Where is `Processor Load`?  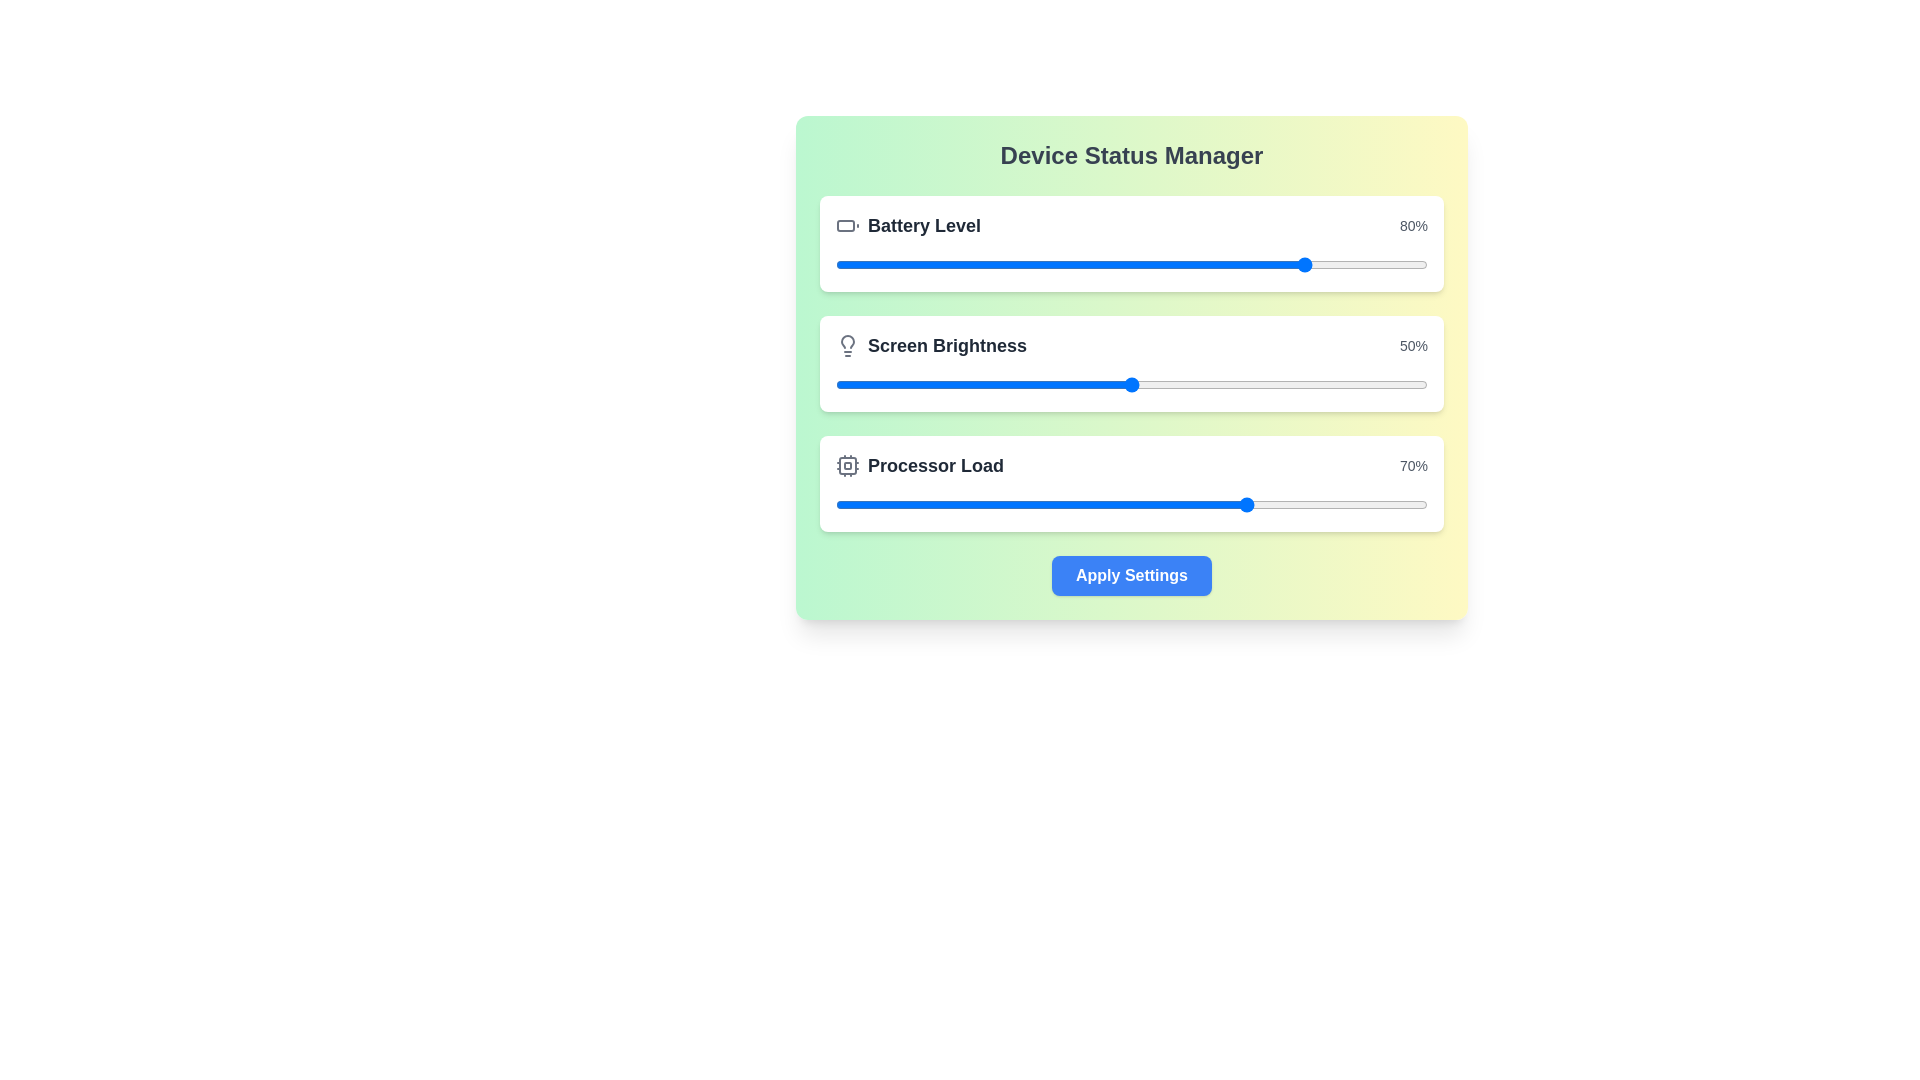
Processor Load is located at coordinates (1071, 504).